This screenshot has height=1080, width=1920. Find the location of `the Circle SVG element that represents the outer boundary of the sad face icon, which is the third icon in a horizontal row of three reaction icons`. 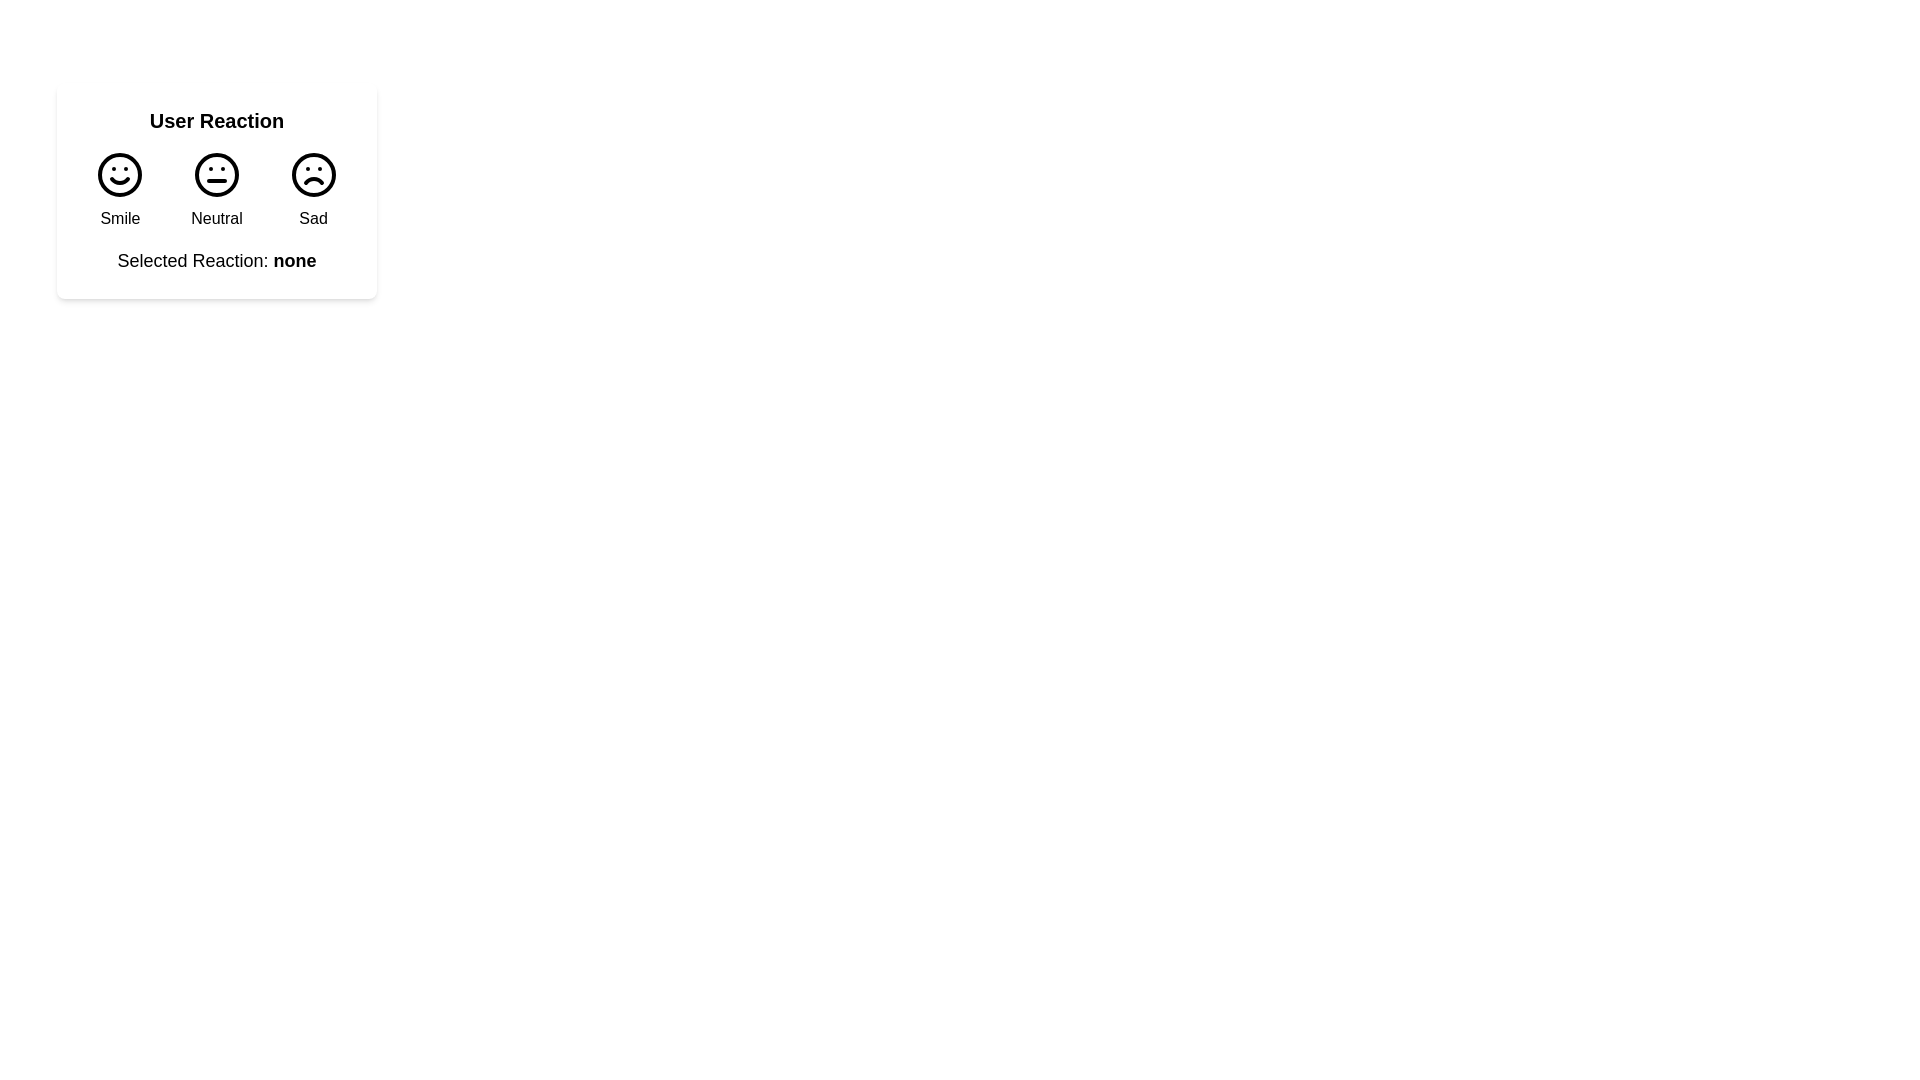

the Circle SVG element that represents the outer boundary of the sad face icon, which is the third icon in a horizontal row of three reaction icons is located at coordinates (312, 173).